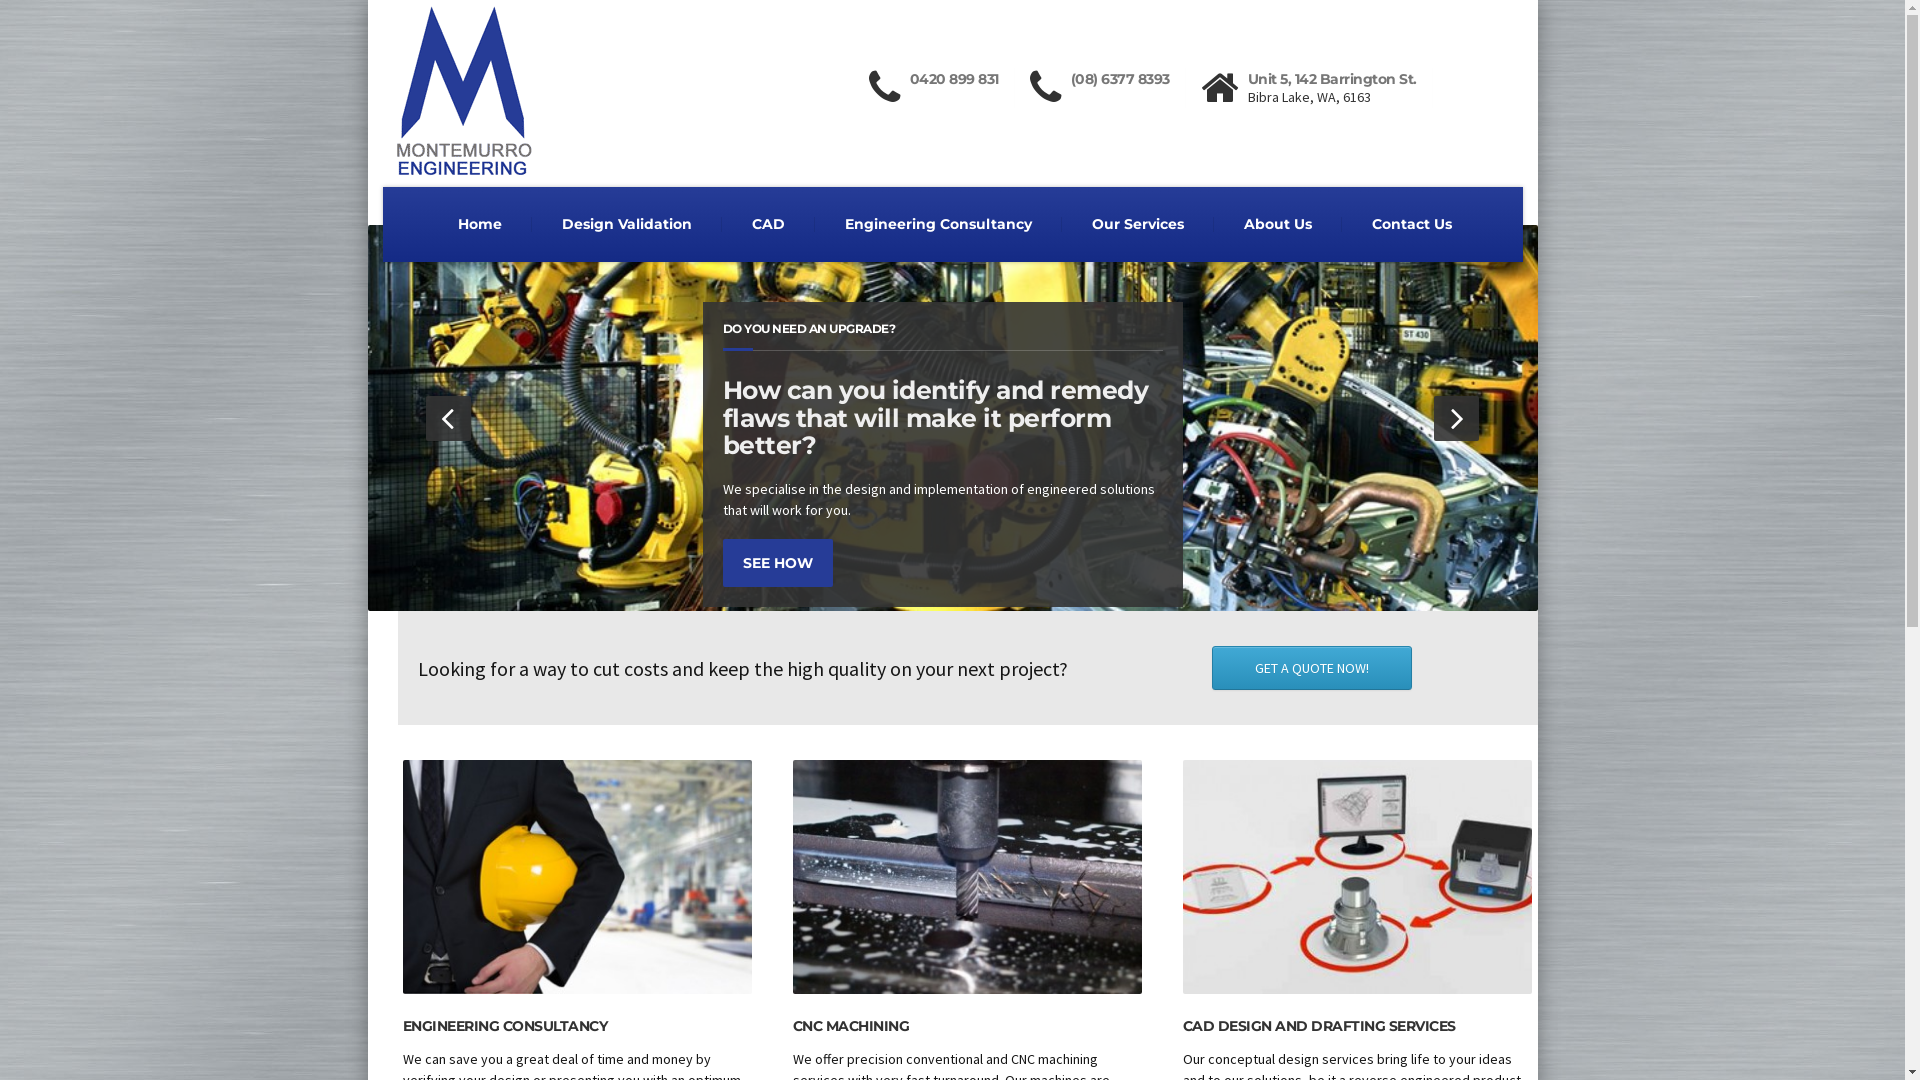  What do you see at coordinates (401, 1026) in the screenshot?
I see `'ENGINEERING CONSULTANCY'` at bounding box center [401, 1026].